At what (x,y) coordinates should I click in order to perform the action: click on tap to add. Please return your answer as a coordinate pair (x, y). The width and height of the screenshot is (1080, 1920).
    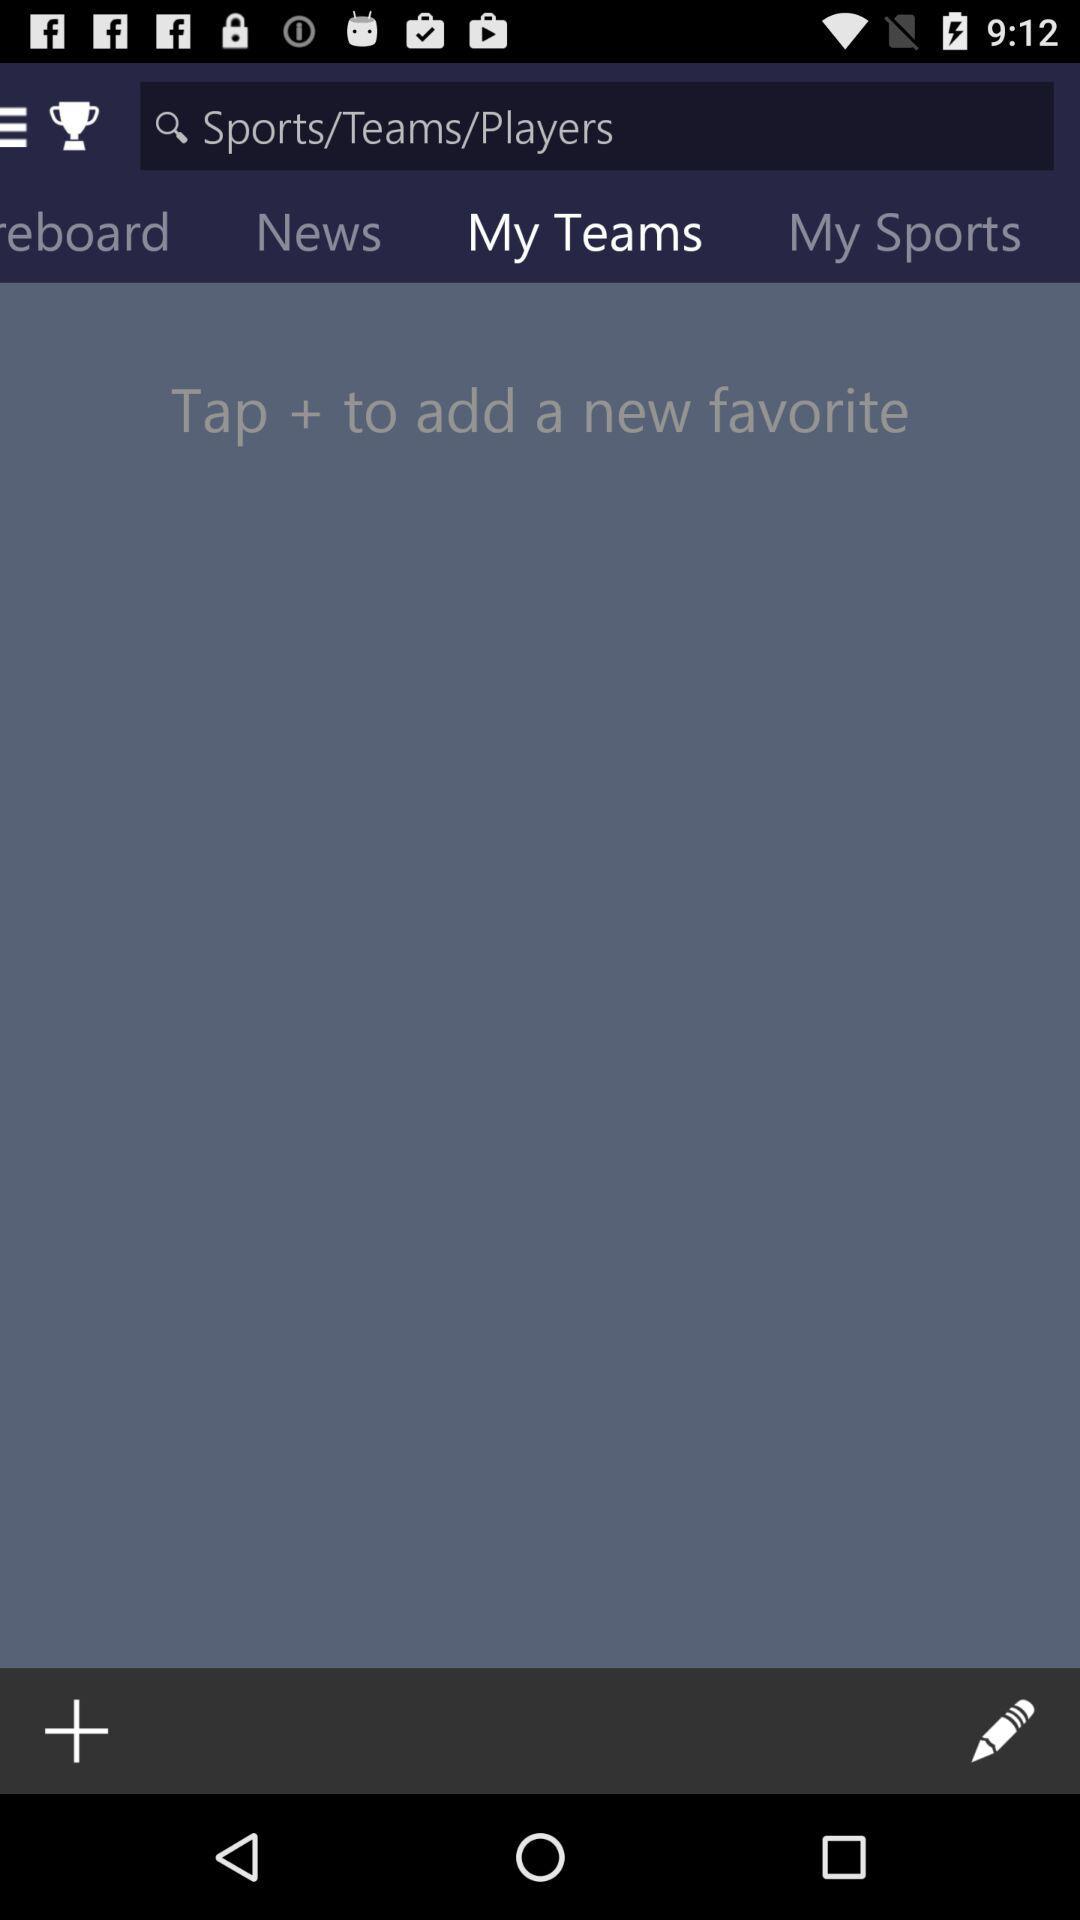
    Looking at the image, I should click on (540, 370).